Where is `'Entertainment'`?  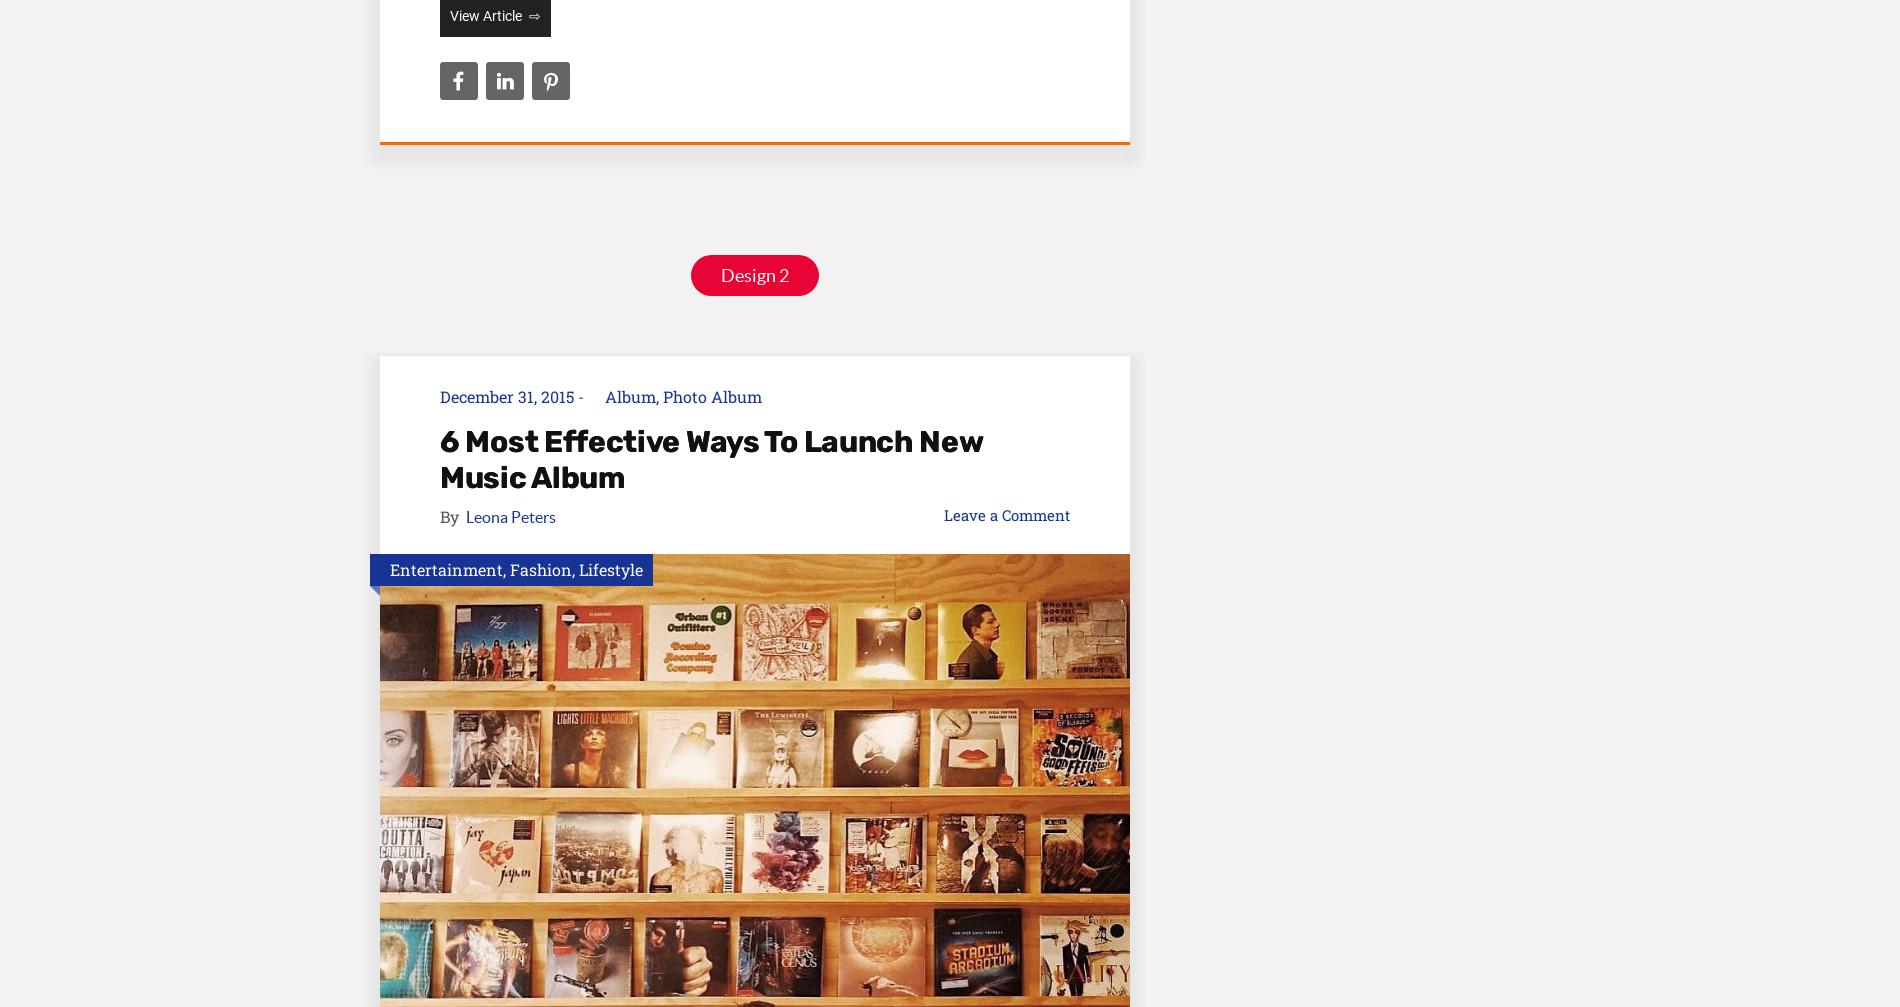 'Entertainment' is located at coordinates (389, 568).